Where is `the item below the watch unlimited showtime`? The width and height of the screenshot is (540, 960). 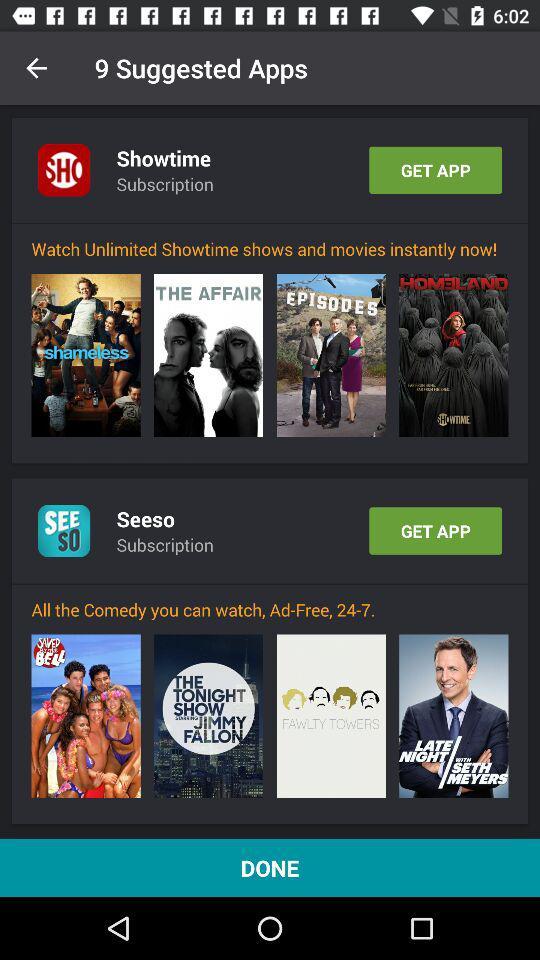 the item below the watch unlimited showtime is located at coordinates (85, 355).